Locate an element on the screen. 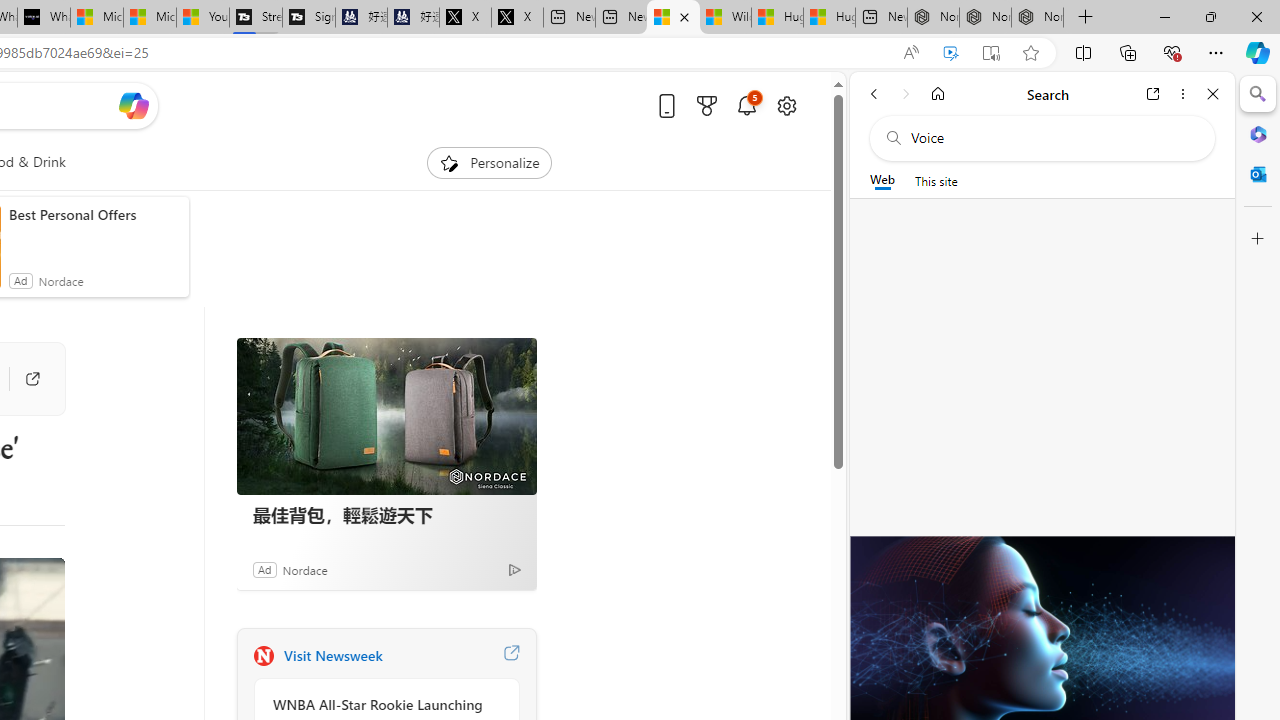  'X' is located at coordinates (517, 17).